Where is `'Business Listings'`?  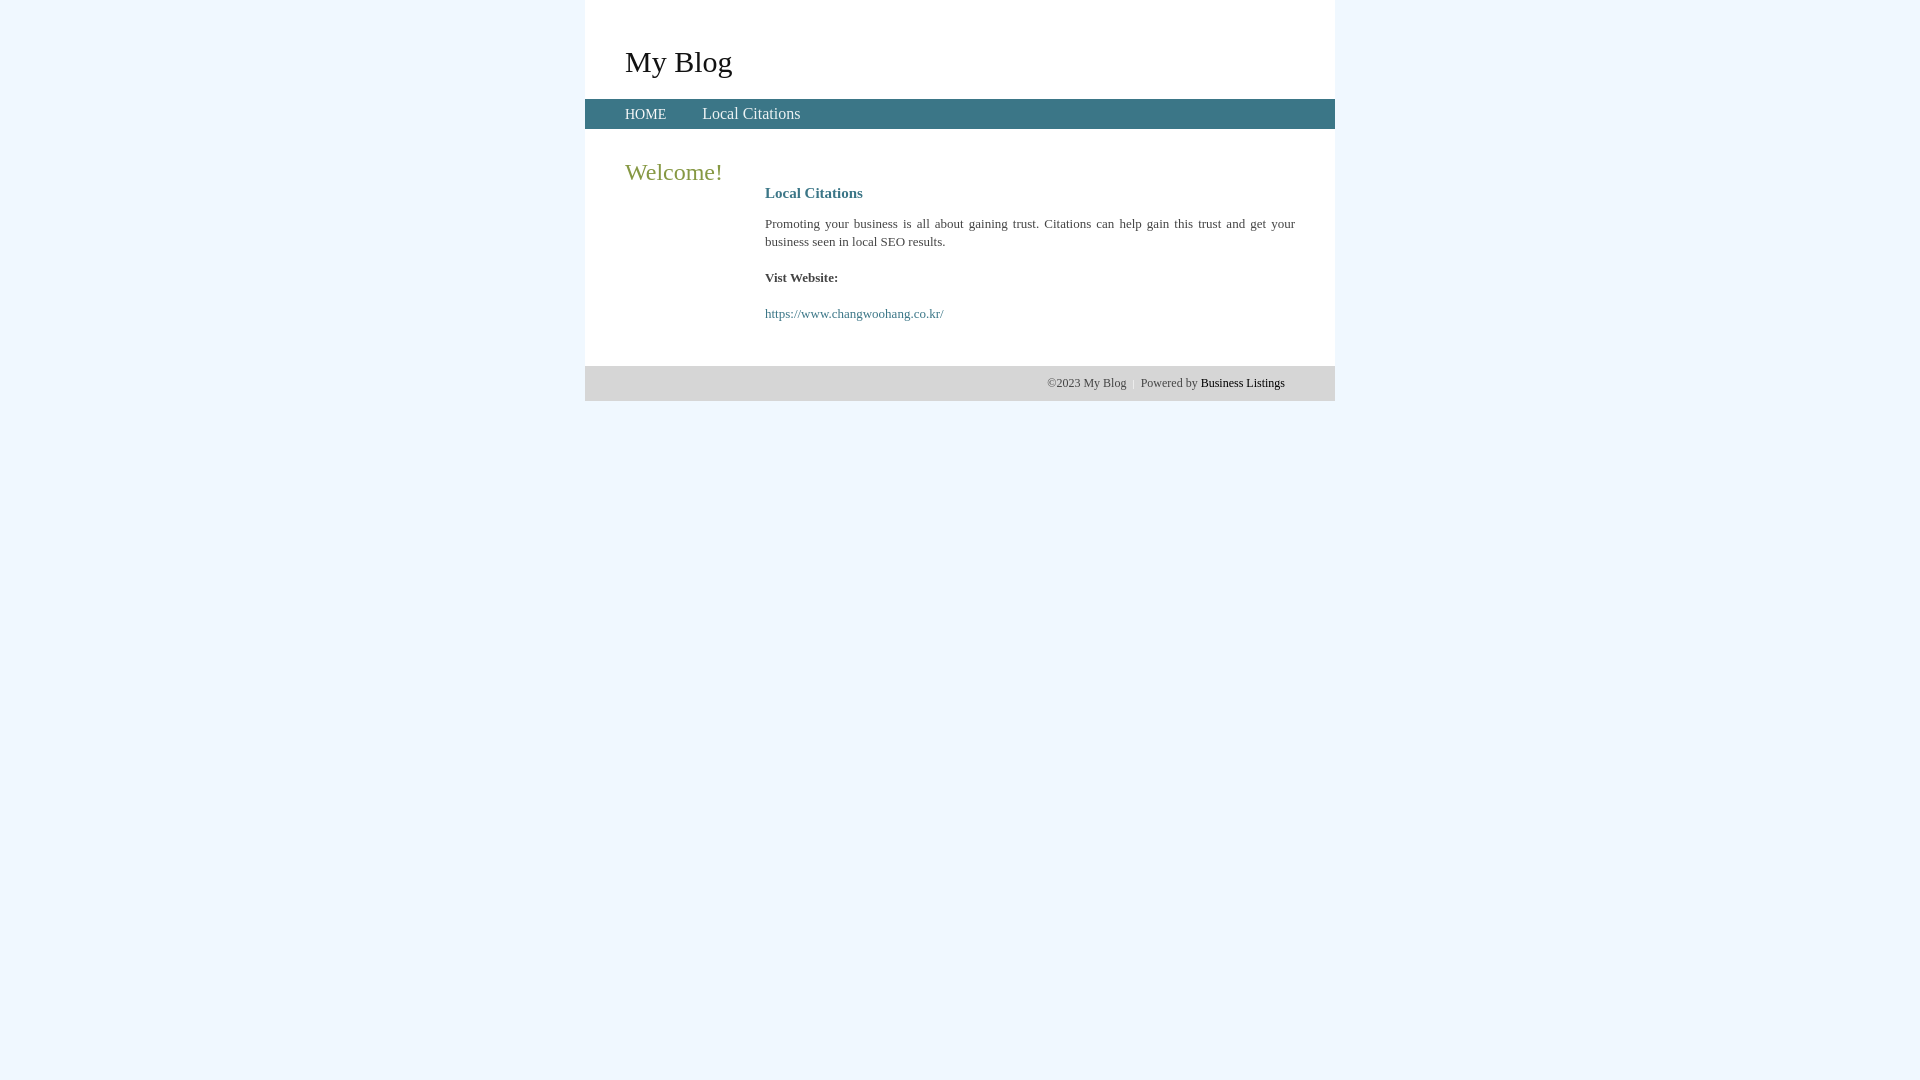 'Business Listings' is located at coordinates (1242, 382).